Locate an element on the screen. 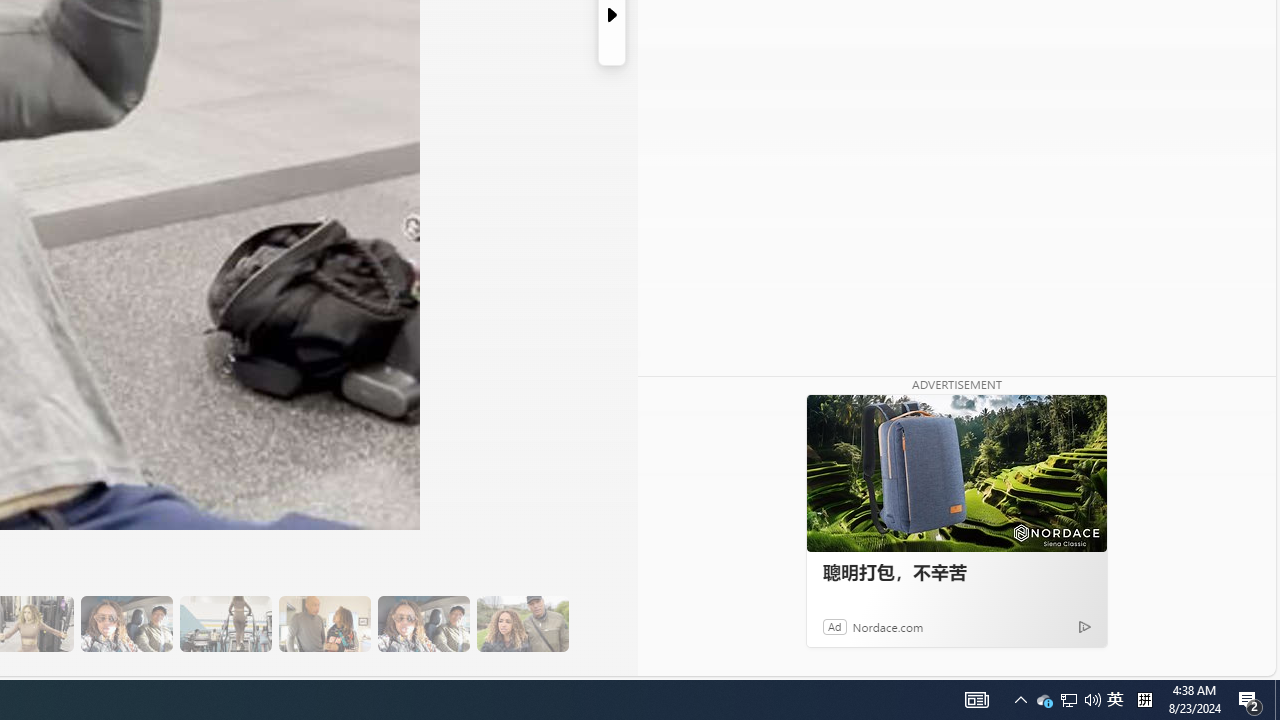 The height and width of the screenshot is (720, 1280). 'Ad Choice' is located at coordinates (1083, 625).